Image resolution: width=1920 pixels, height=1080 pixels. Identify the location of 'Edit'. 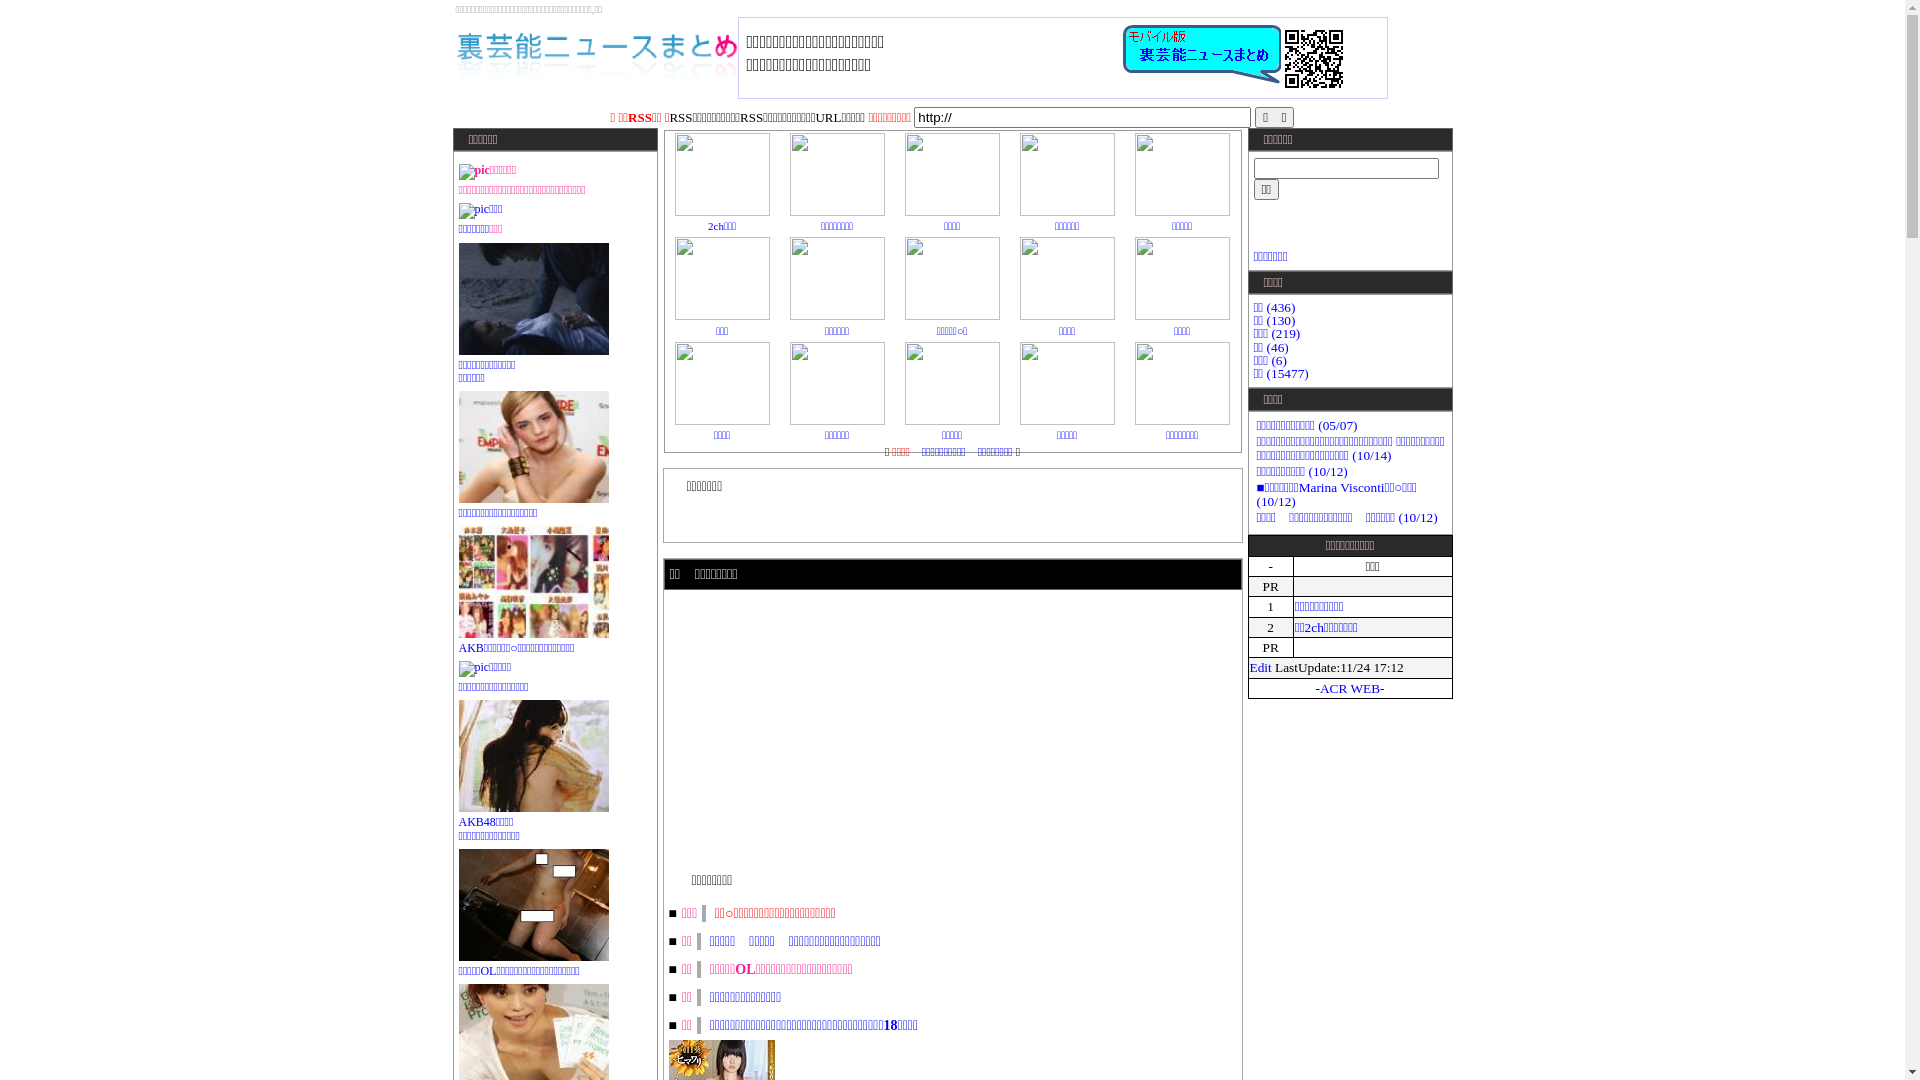
(1260, 667).